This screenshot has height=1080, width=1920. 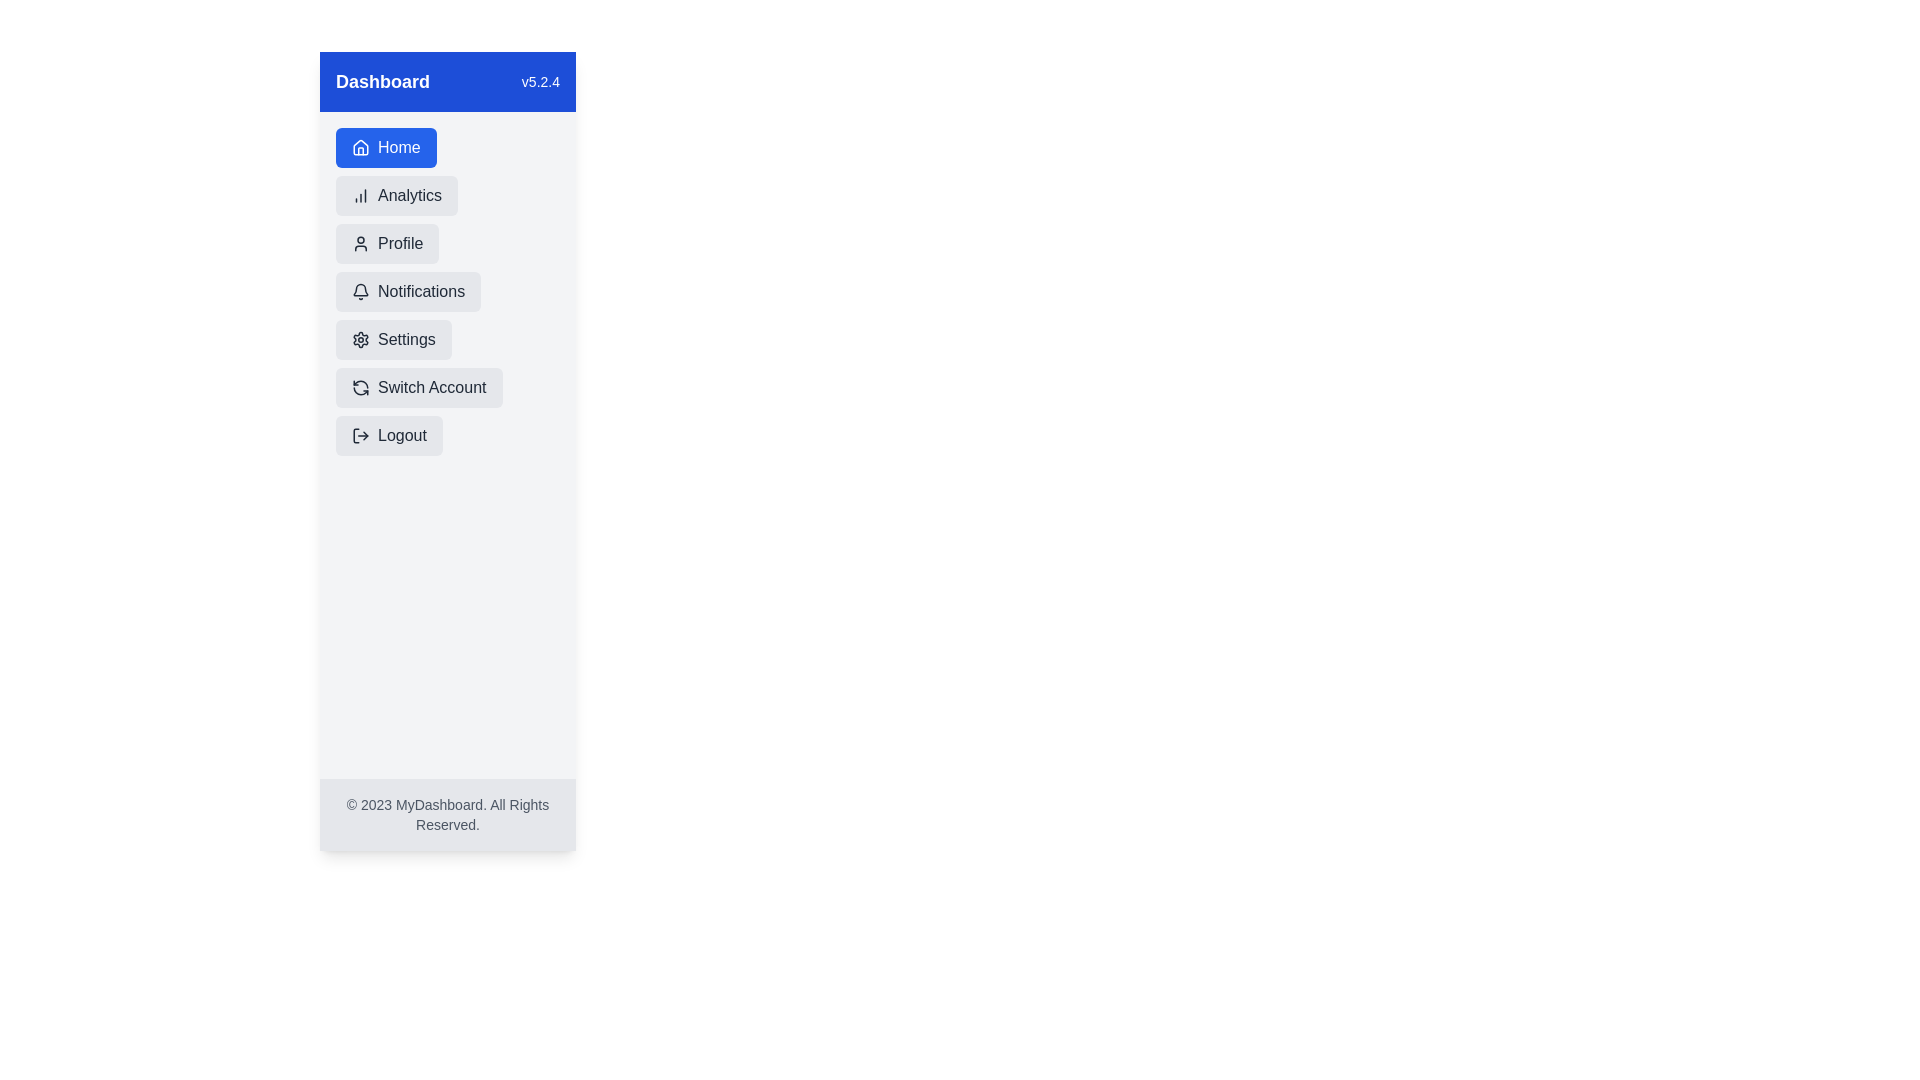 I want to click on the 'Notifications' text label in the menu button, so click(x=420, y=292).